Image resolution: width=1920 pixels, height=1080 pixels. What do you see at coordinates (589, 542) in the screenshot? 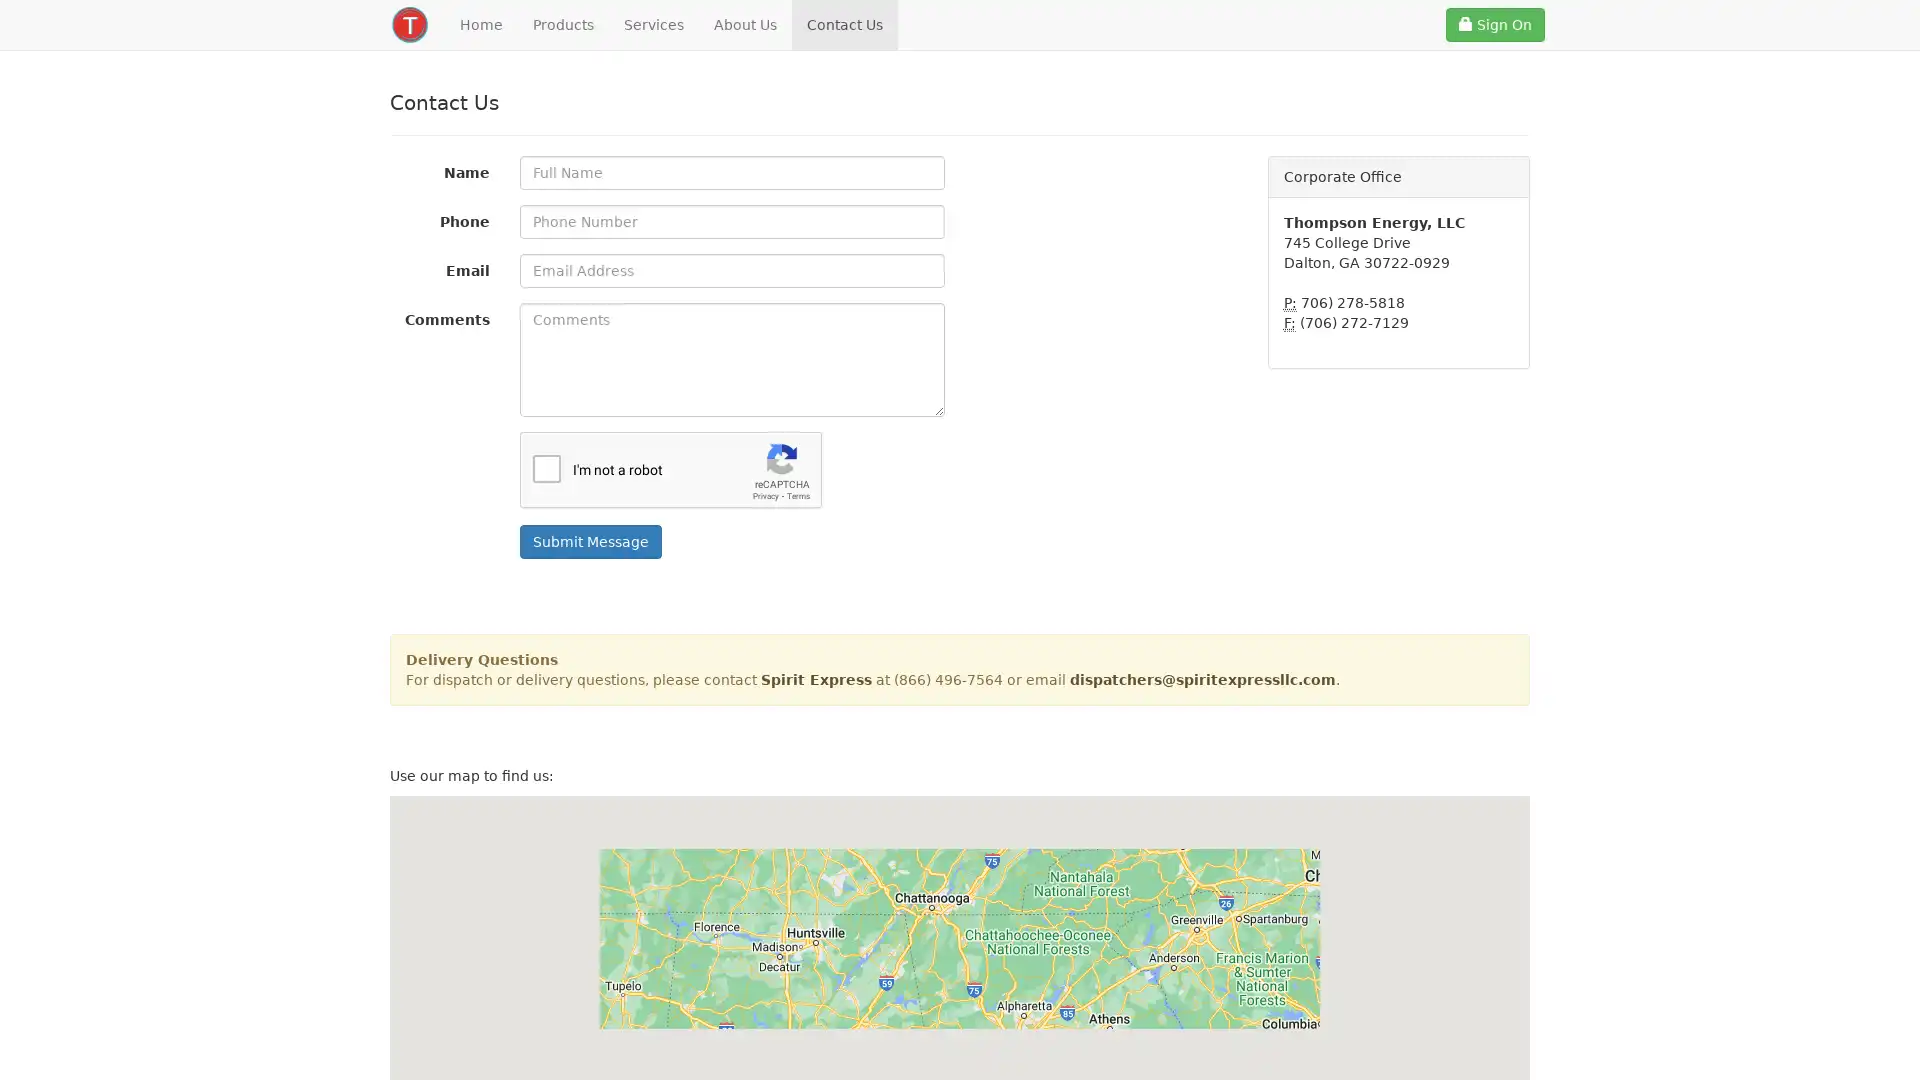
I see `Submit Message` at bounding box center [589, 542].